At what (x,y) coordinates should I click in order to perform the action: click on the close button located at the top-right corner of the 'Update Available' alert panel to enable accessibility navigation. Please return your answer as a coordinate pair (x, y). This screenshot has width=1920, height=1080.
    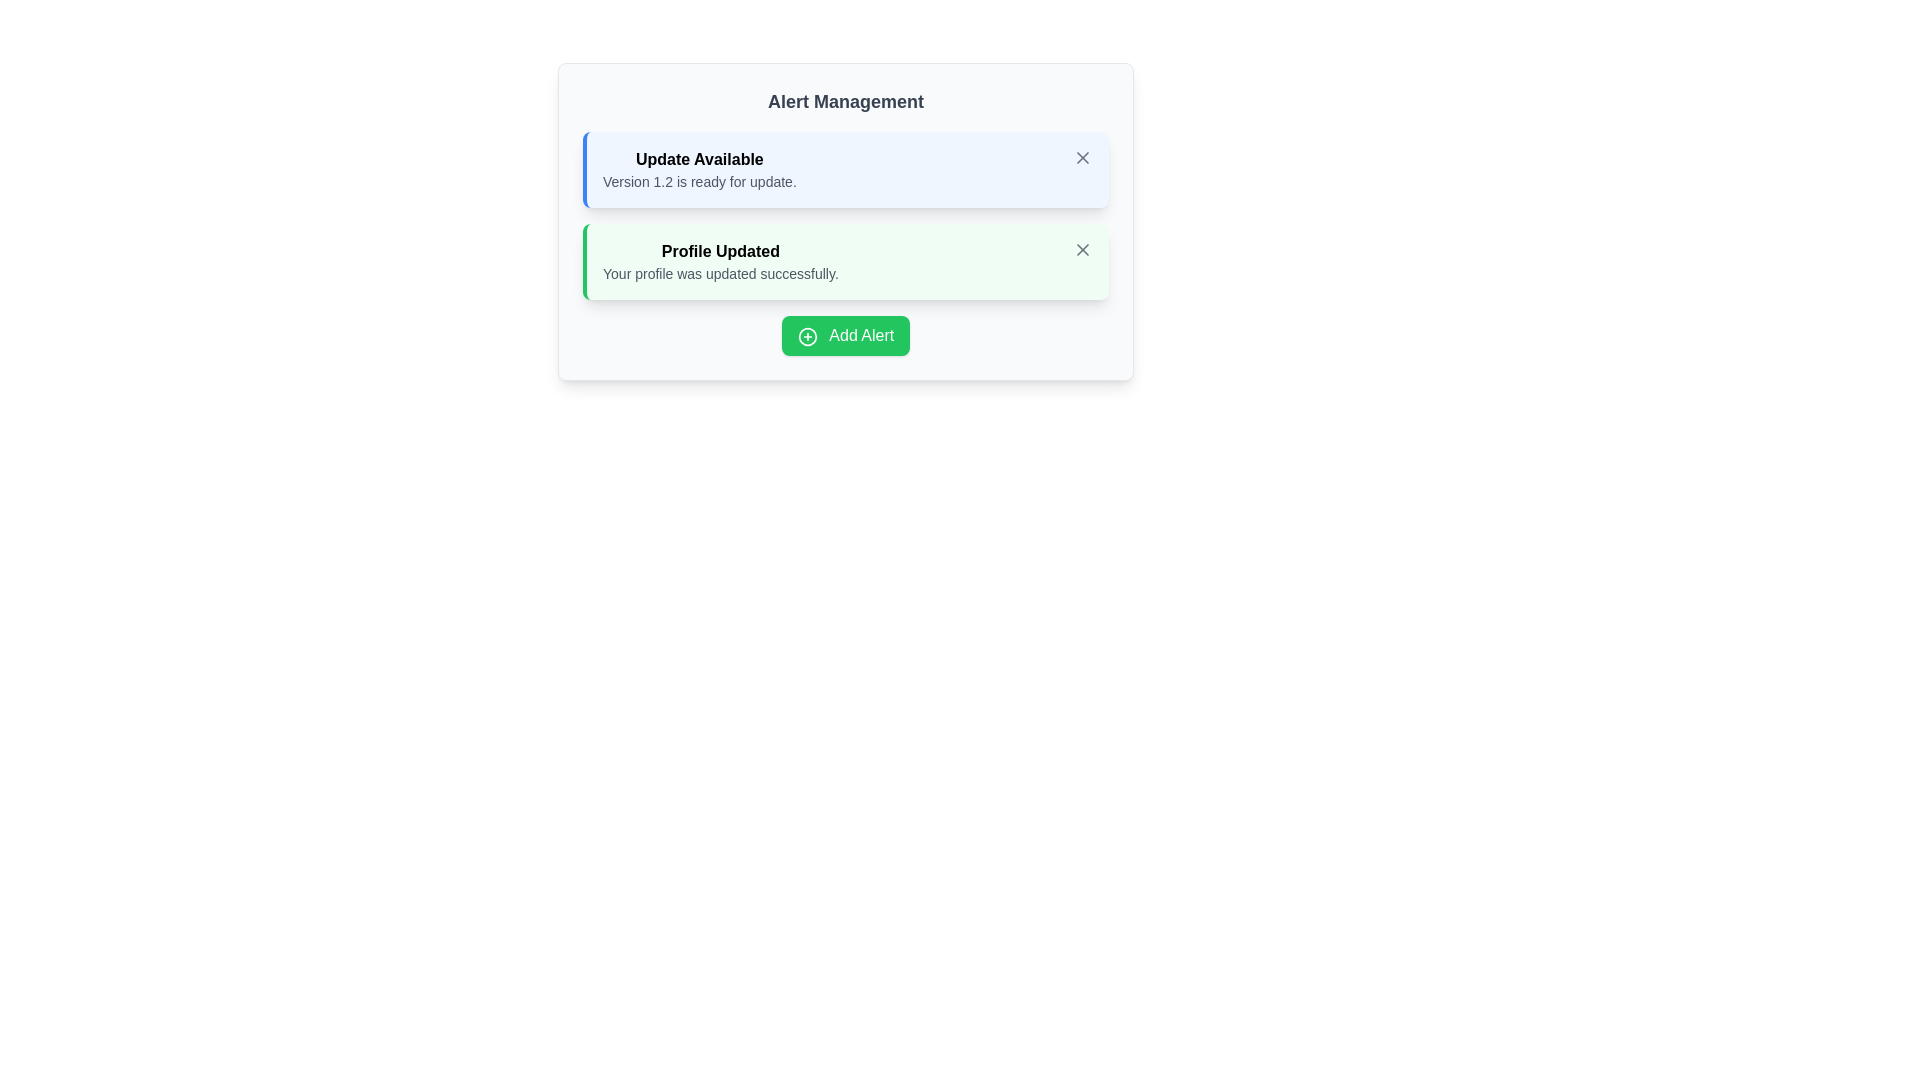
    Looking at the image, I should click on (1082, 157).